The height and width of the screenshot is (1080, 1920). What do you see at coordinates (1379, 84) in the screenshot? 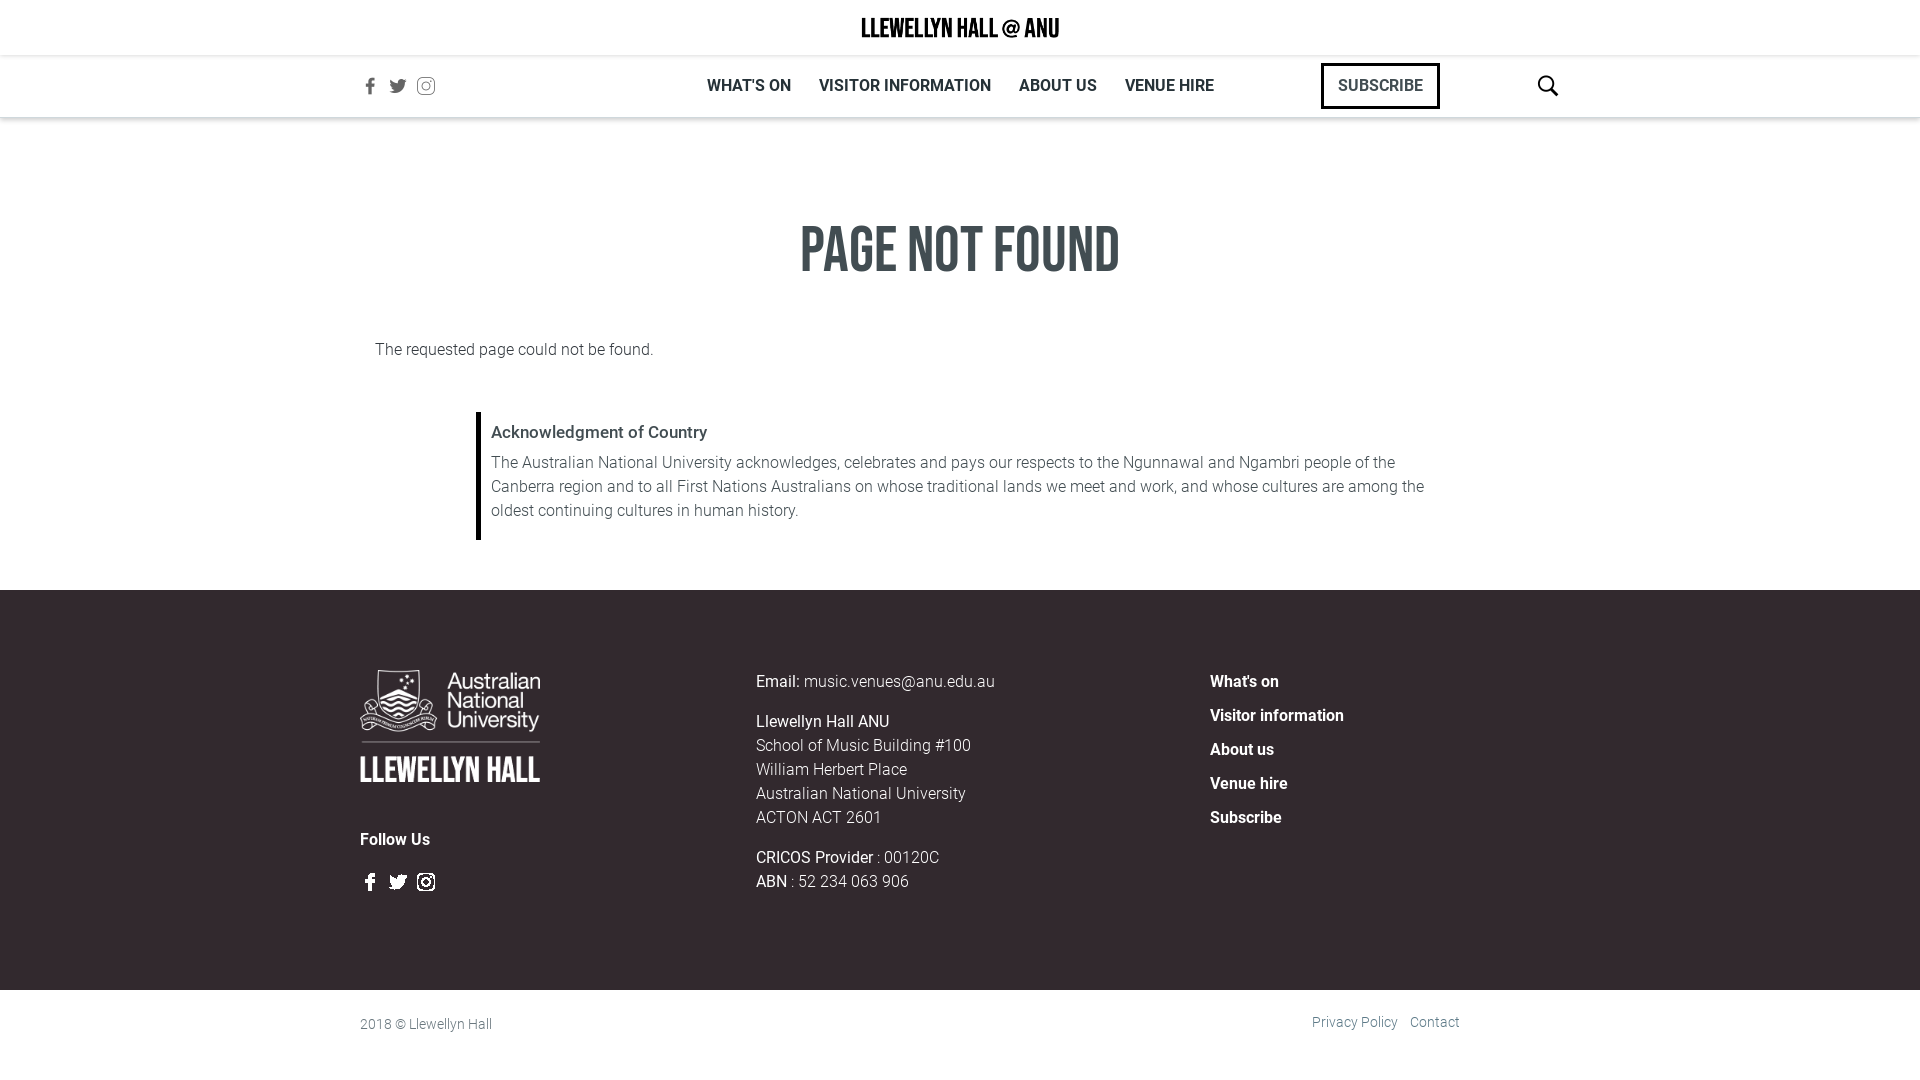
I see `'SUBSCRIBE'` at bounding box center [1379, 84].